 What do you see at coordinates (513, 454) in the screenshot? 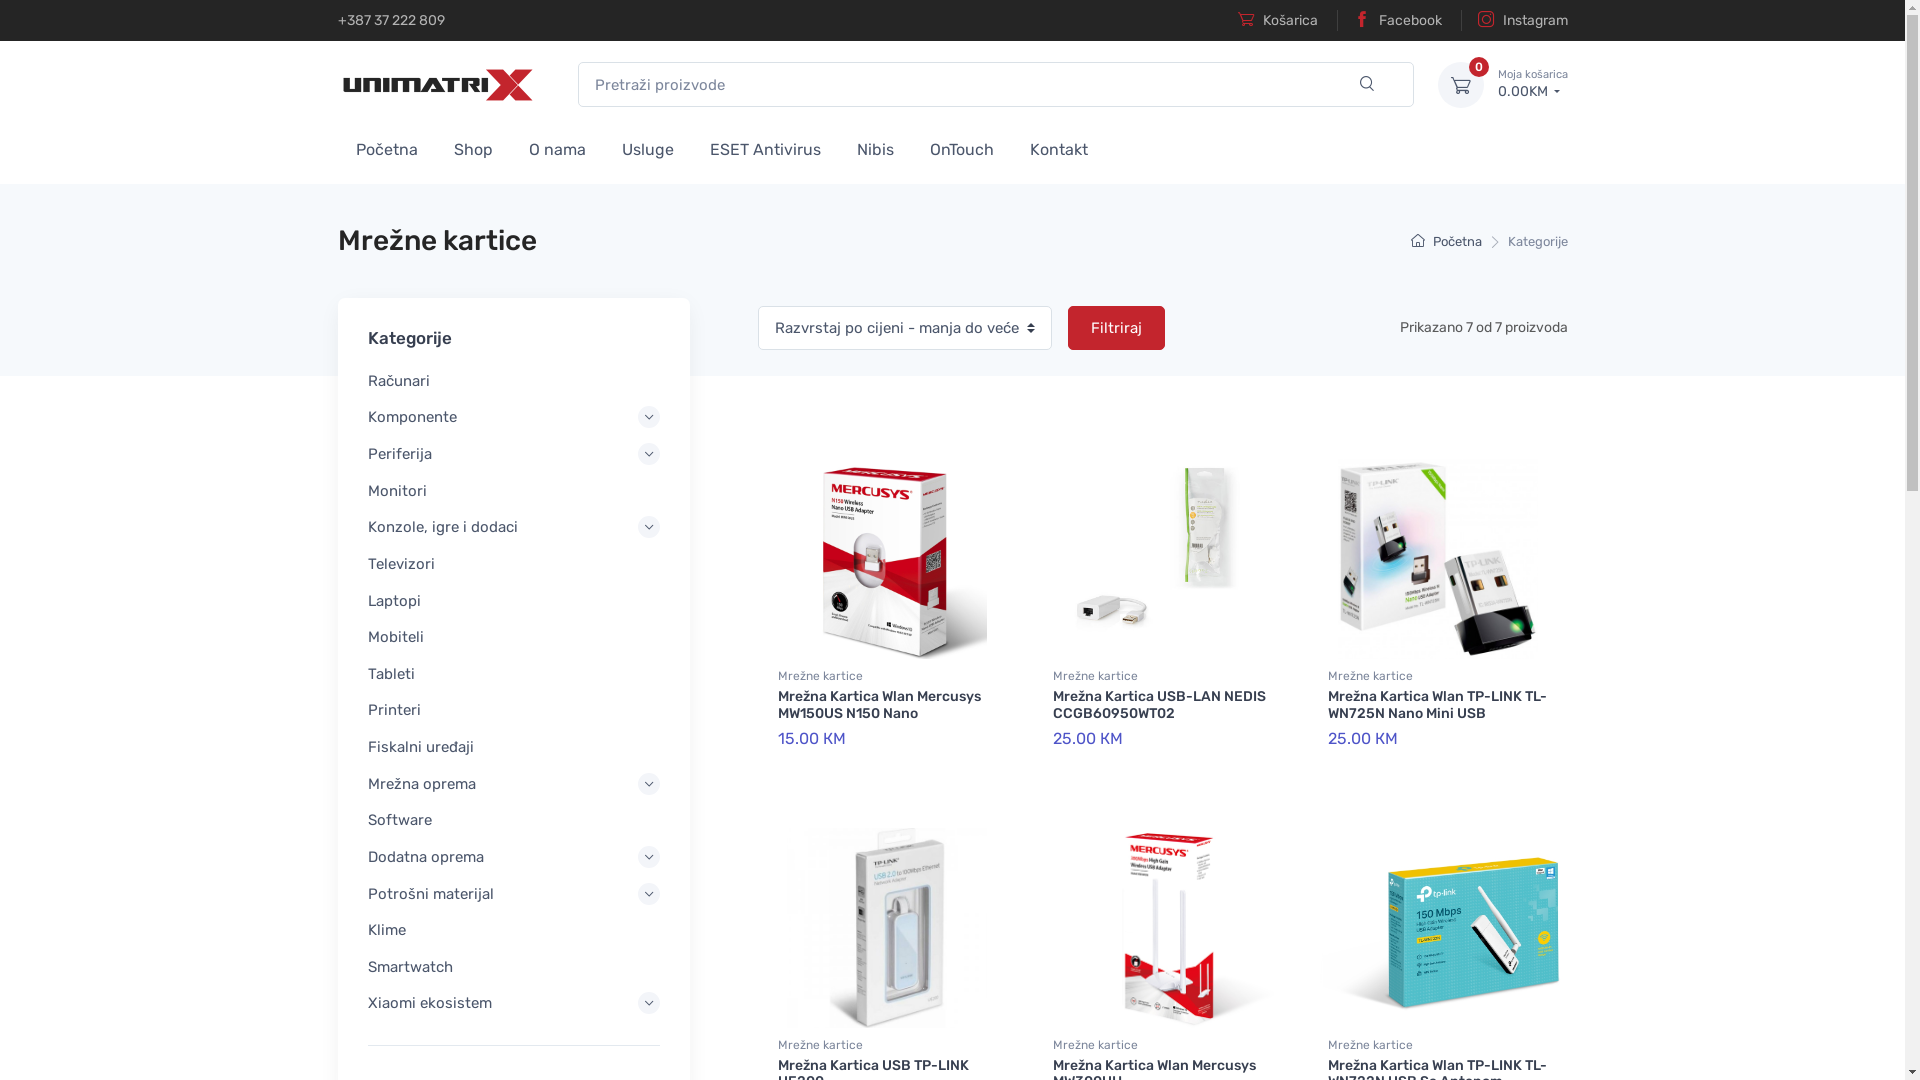
I see `'Periferija'` at bounding box center [513, 454].